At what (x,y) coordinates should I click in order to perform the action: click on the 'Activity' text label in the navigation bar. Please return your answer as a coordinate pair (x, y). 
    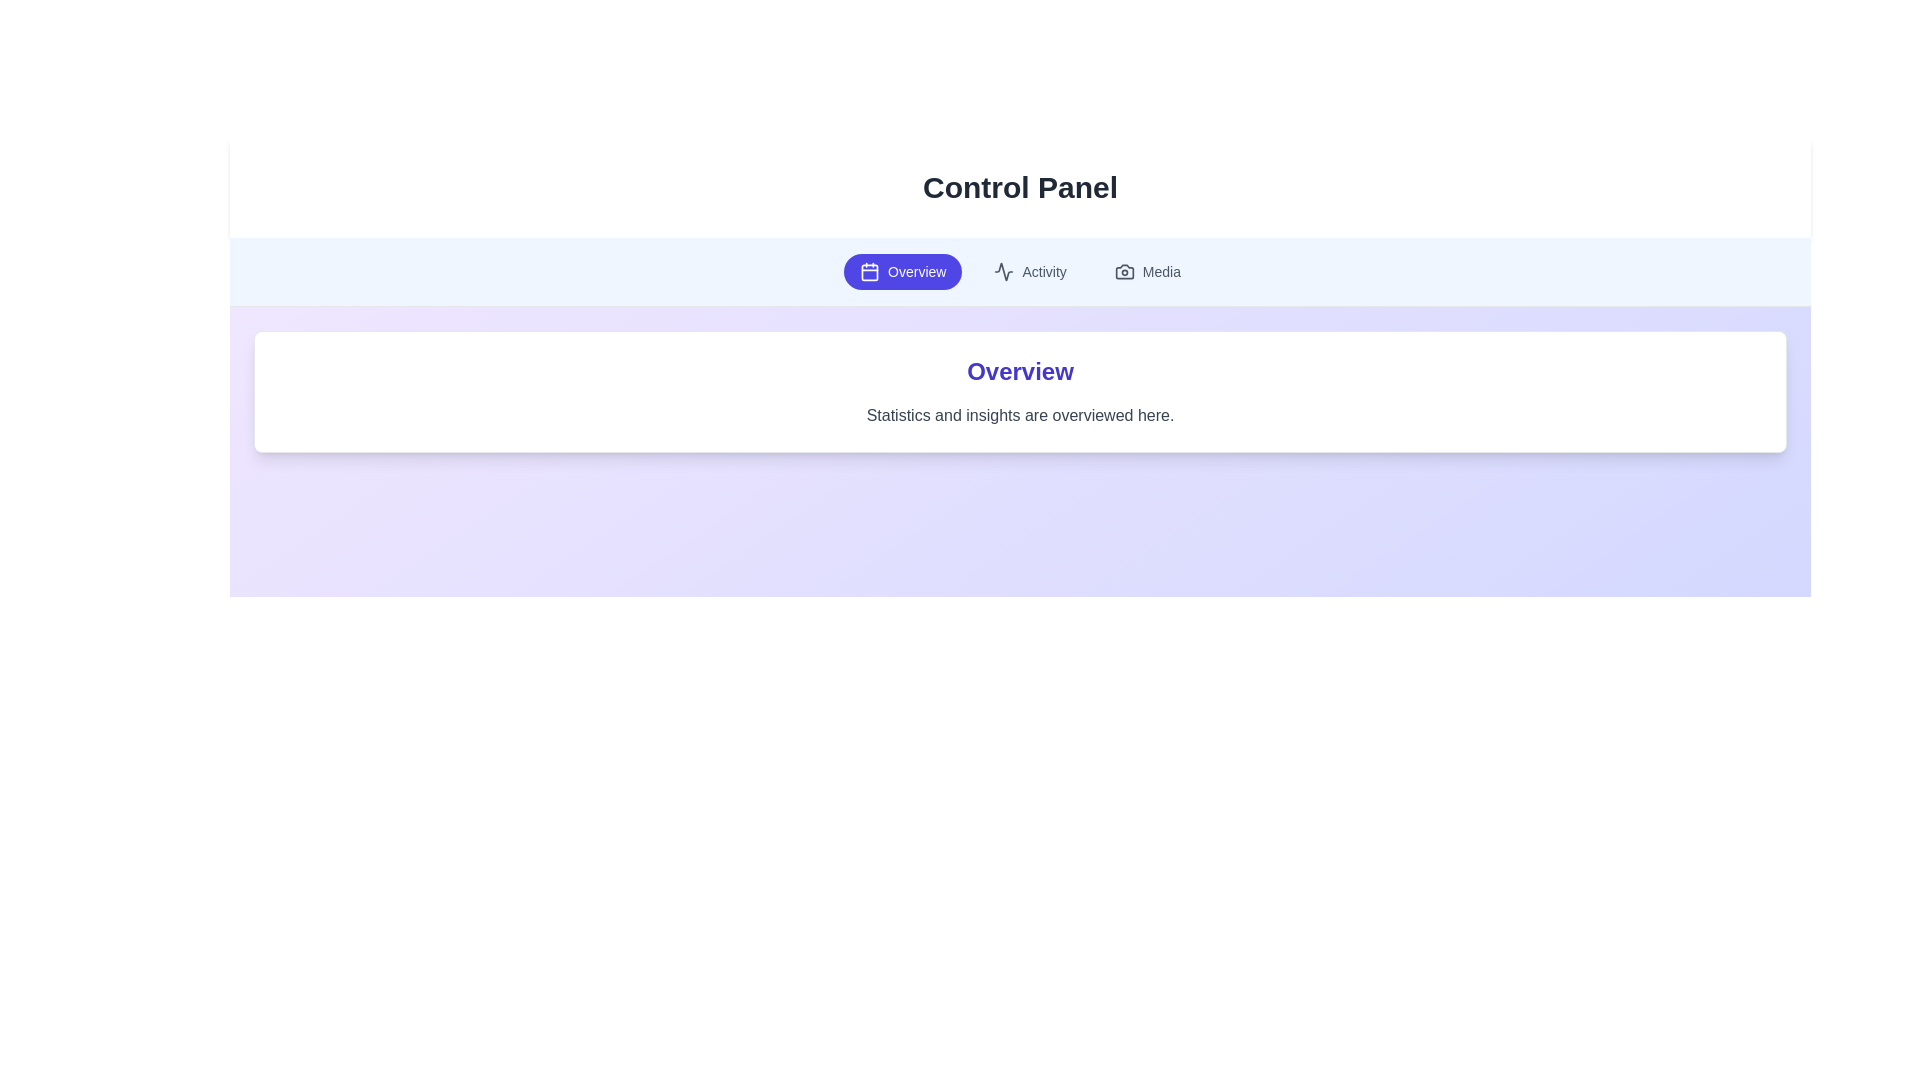
    Looking at the image, I should click on (1043, 272).